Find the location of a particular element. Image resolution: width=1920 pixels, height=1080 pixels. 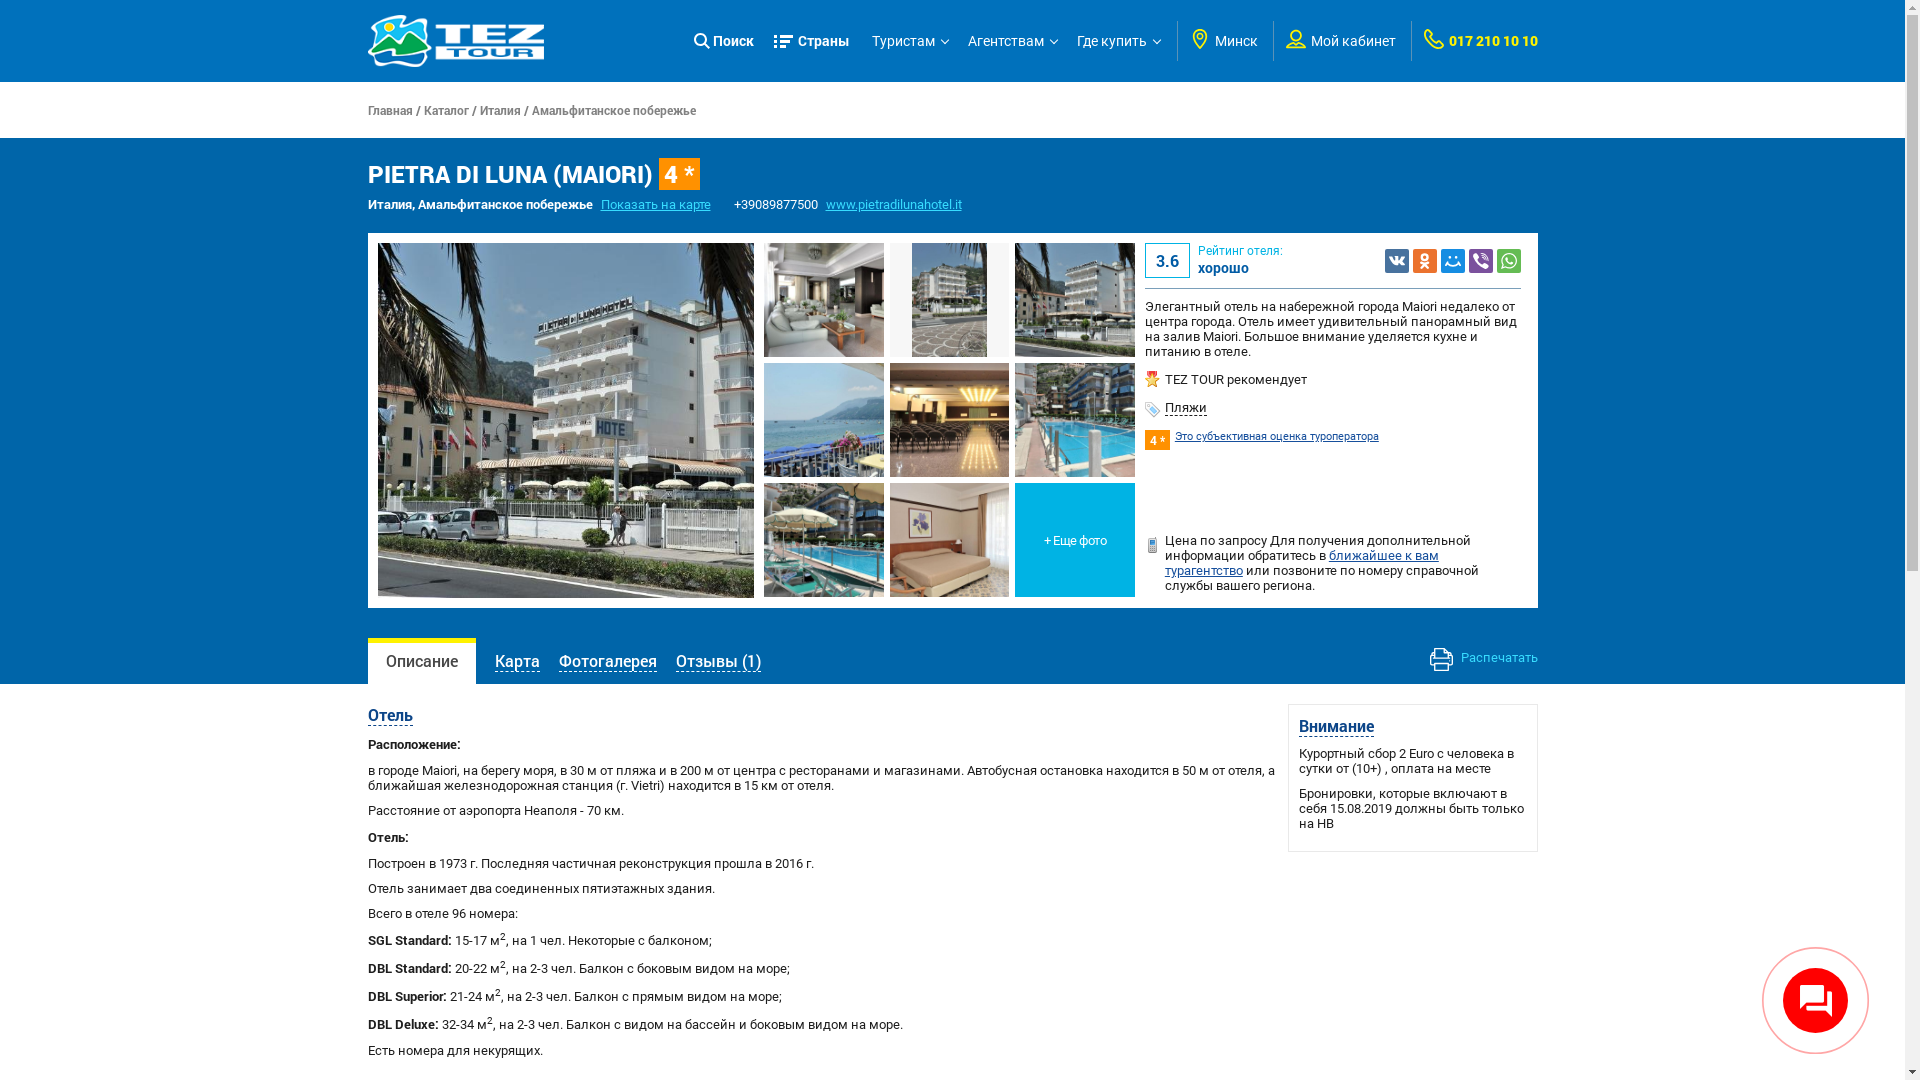

'www.pietradilunahotel.it' is located at coordinates (892, 204).